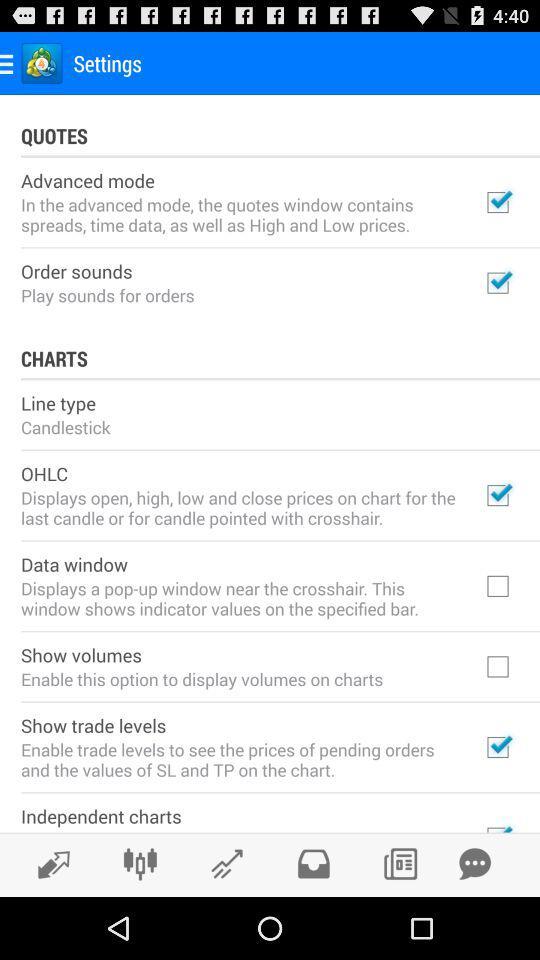  I want to click on connect with others, so click(139, 863).